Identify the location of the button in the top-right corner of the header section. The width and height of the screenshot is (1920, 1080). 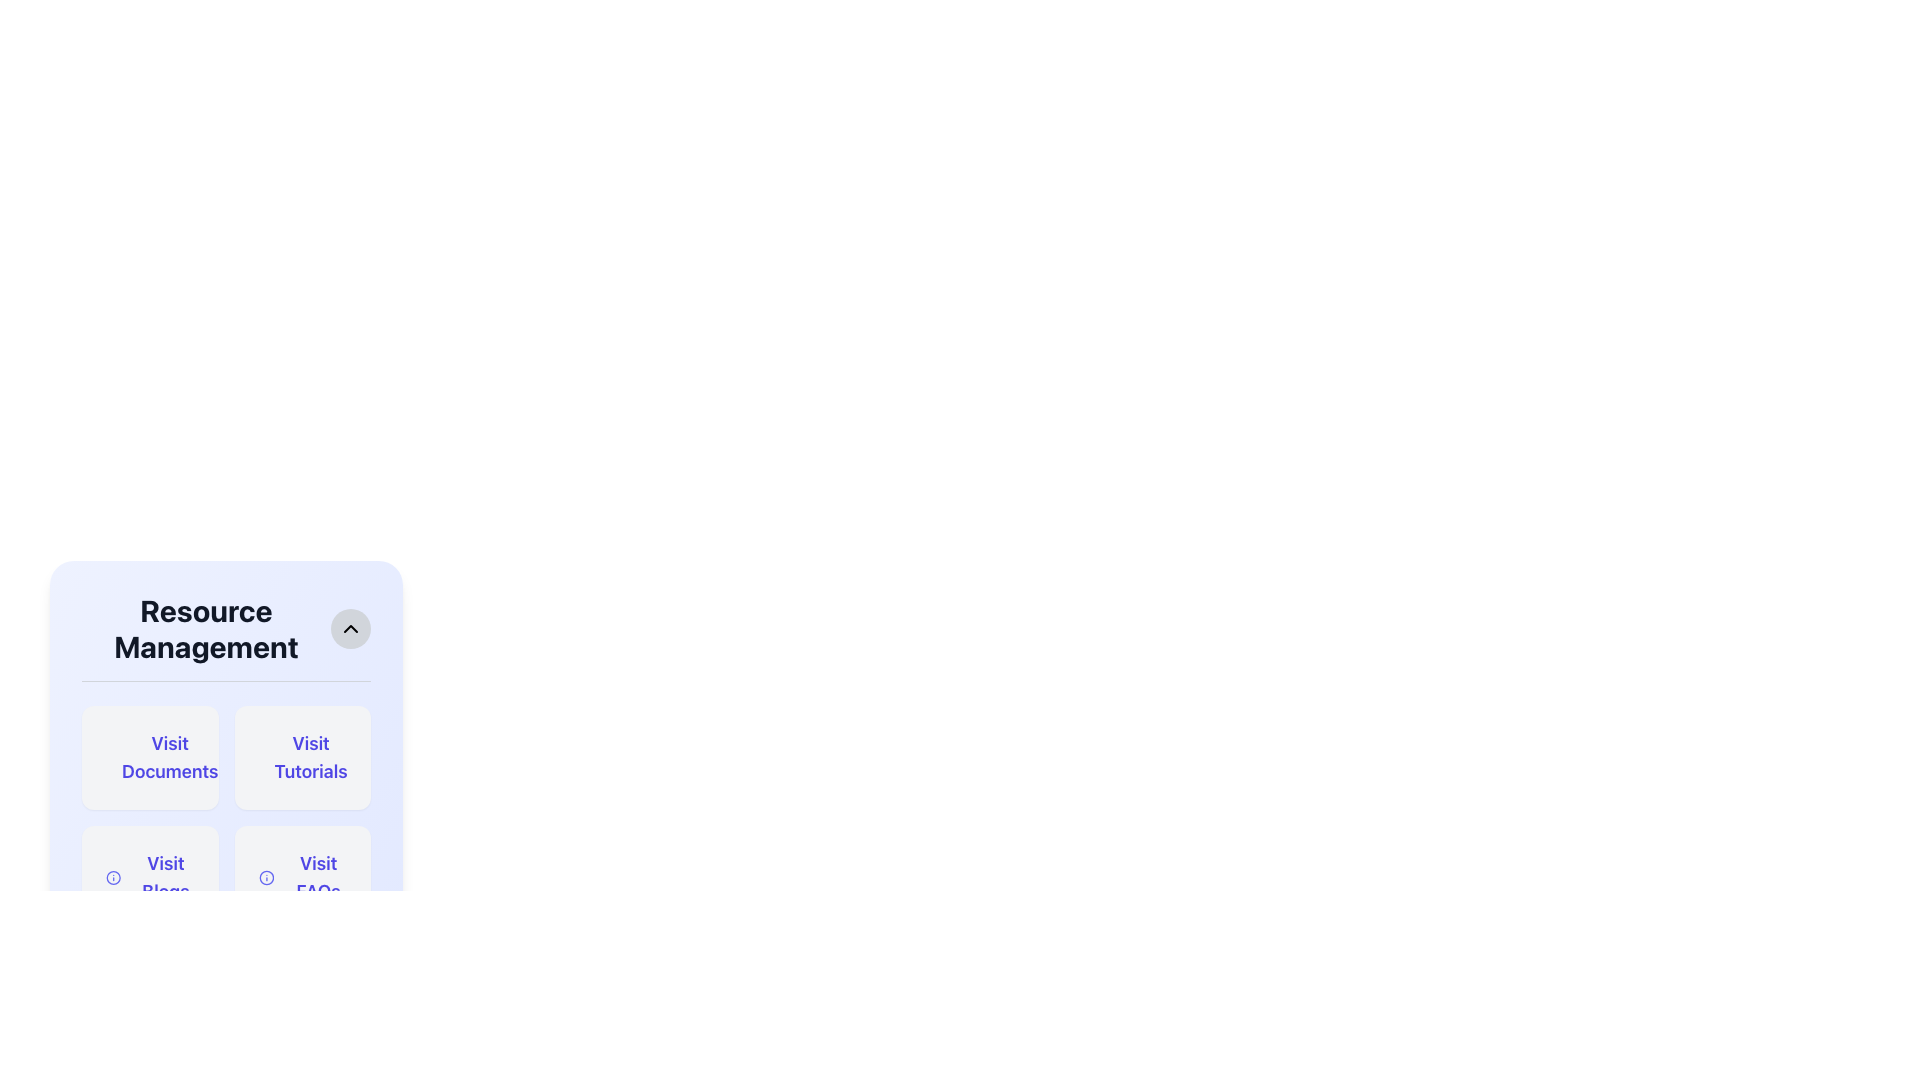
(350, 627).